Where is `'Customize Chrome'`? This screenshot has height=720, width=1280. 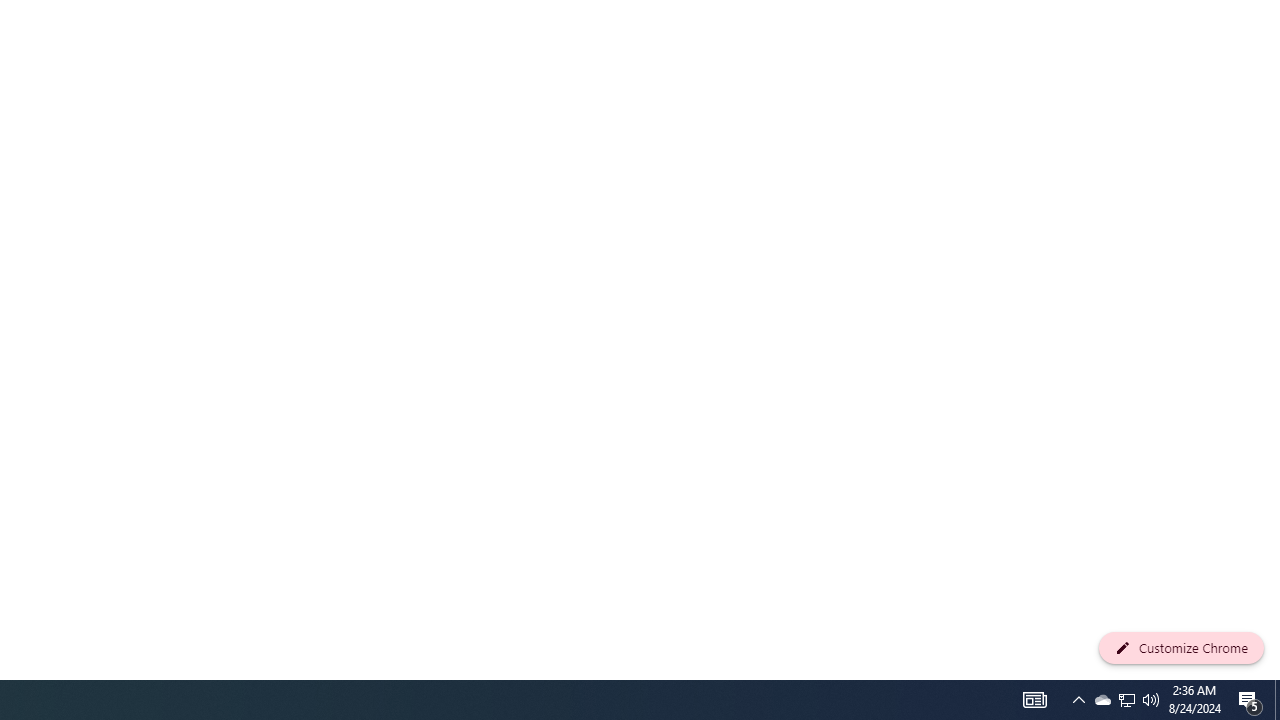 'Customize Chrome' is located at coordinates (1181, 648).